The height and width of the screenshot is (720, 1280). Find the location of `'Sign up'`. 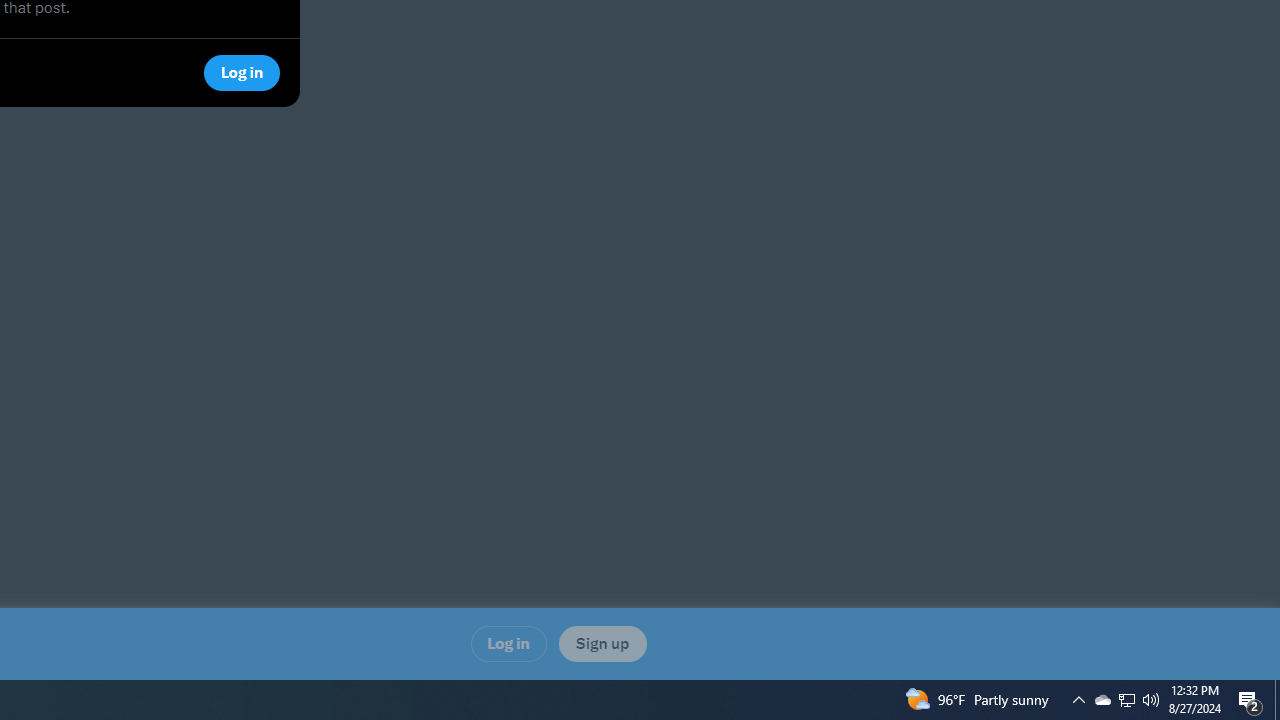

'Sign up' is located at coordinates (601, 643).